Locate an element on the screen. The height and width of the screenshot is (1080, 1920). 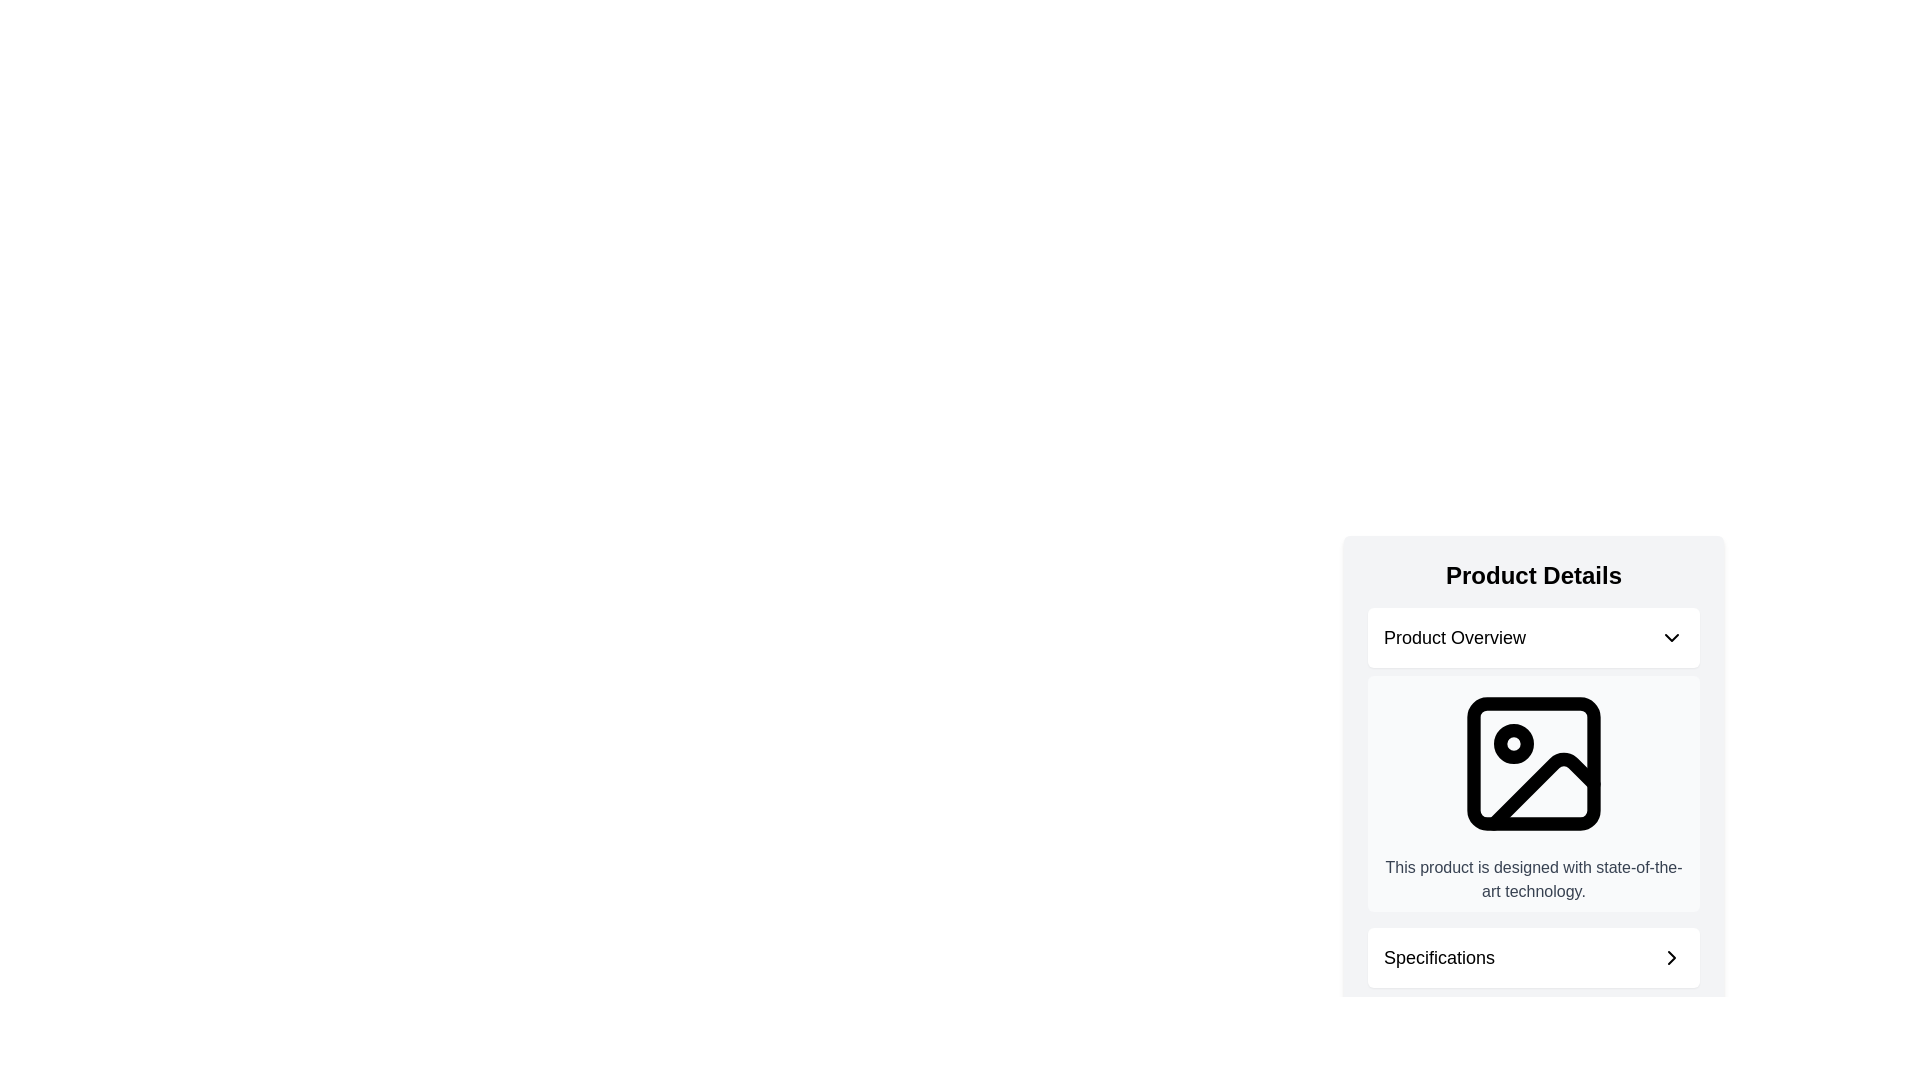
the descriptive and visual content of the 'Product Overview' section, which includes the title, icon, and text is located at coordinates (1533, 759).